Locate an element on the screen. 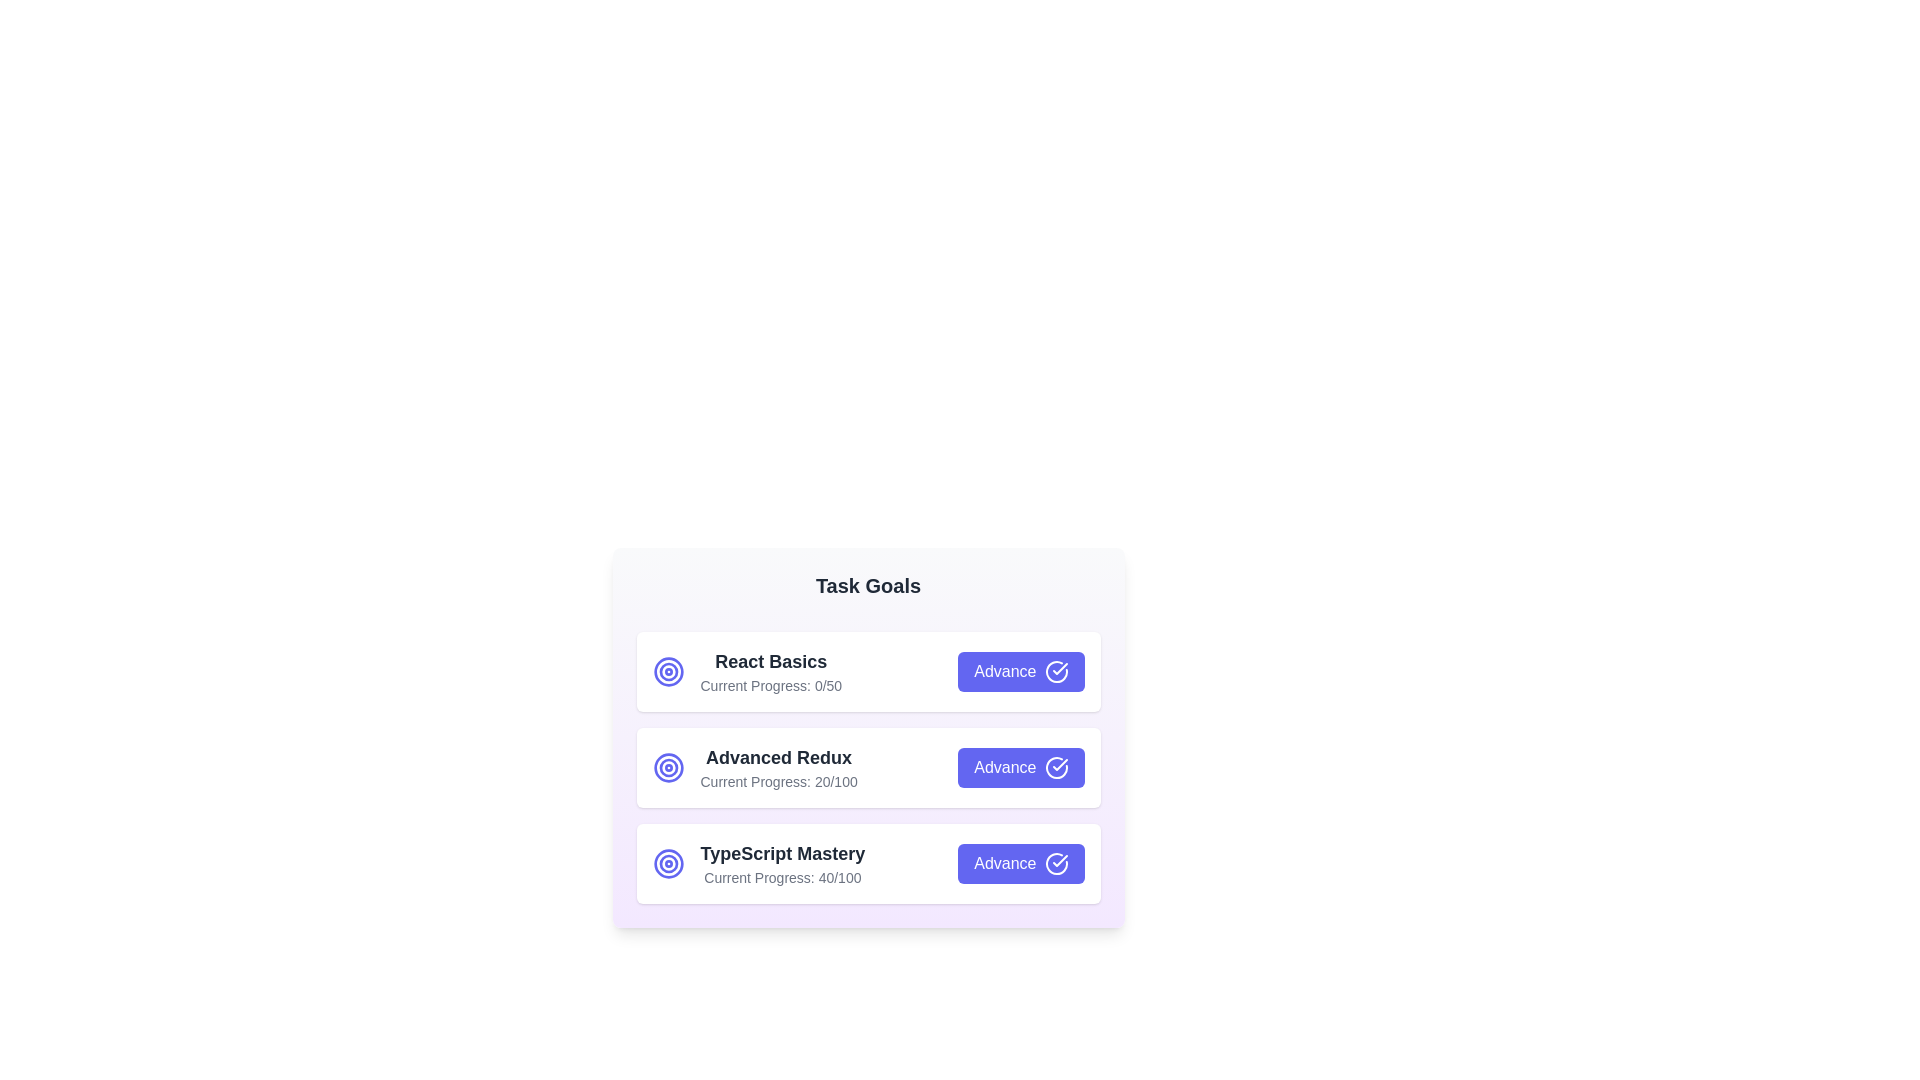 The image size is (1920, 1080). progress information displayed in the Text Display element showing 'Current Progress: 40/100' beneath the 'Advanced Redux' task is located at coordinates (781, 863).